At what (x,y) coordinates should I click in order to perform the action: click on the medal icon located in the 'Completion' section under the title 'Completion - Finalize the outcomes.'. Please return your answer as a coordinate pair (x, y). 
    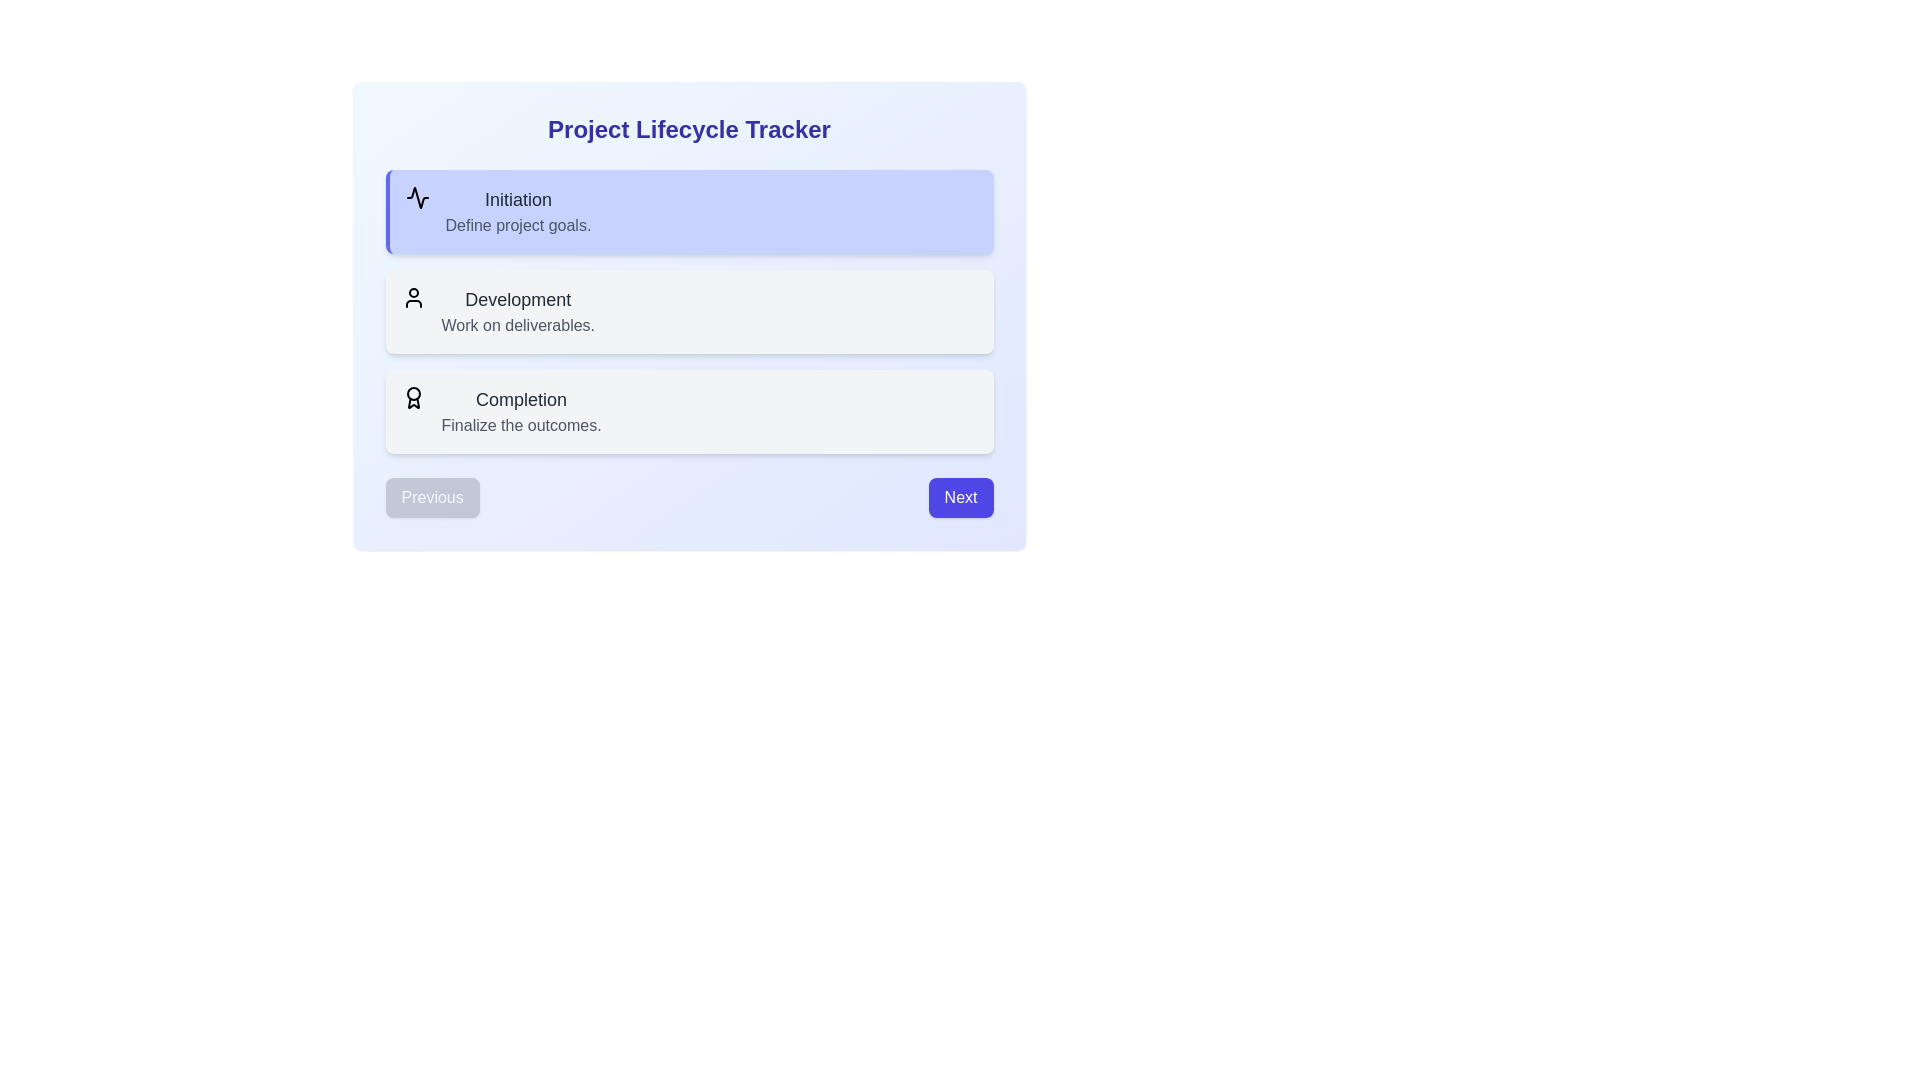
    Looking at the image, I should click on (412, 397).